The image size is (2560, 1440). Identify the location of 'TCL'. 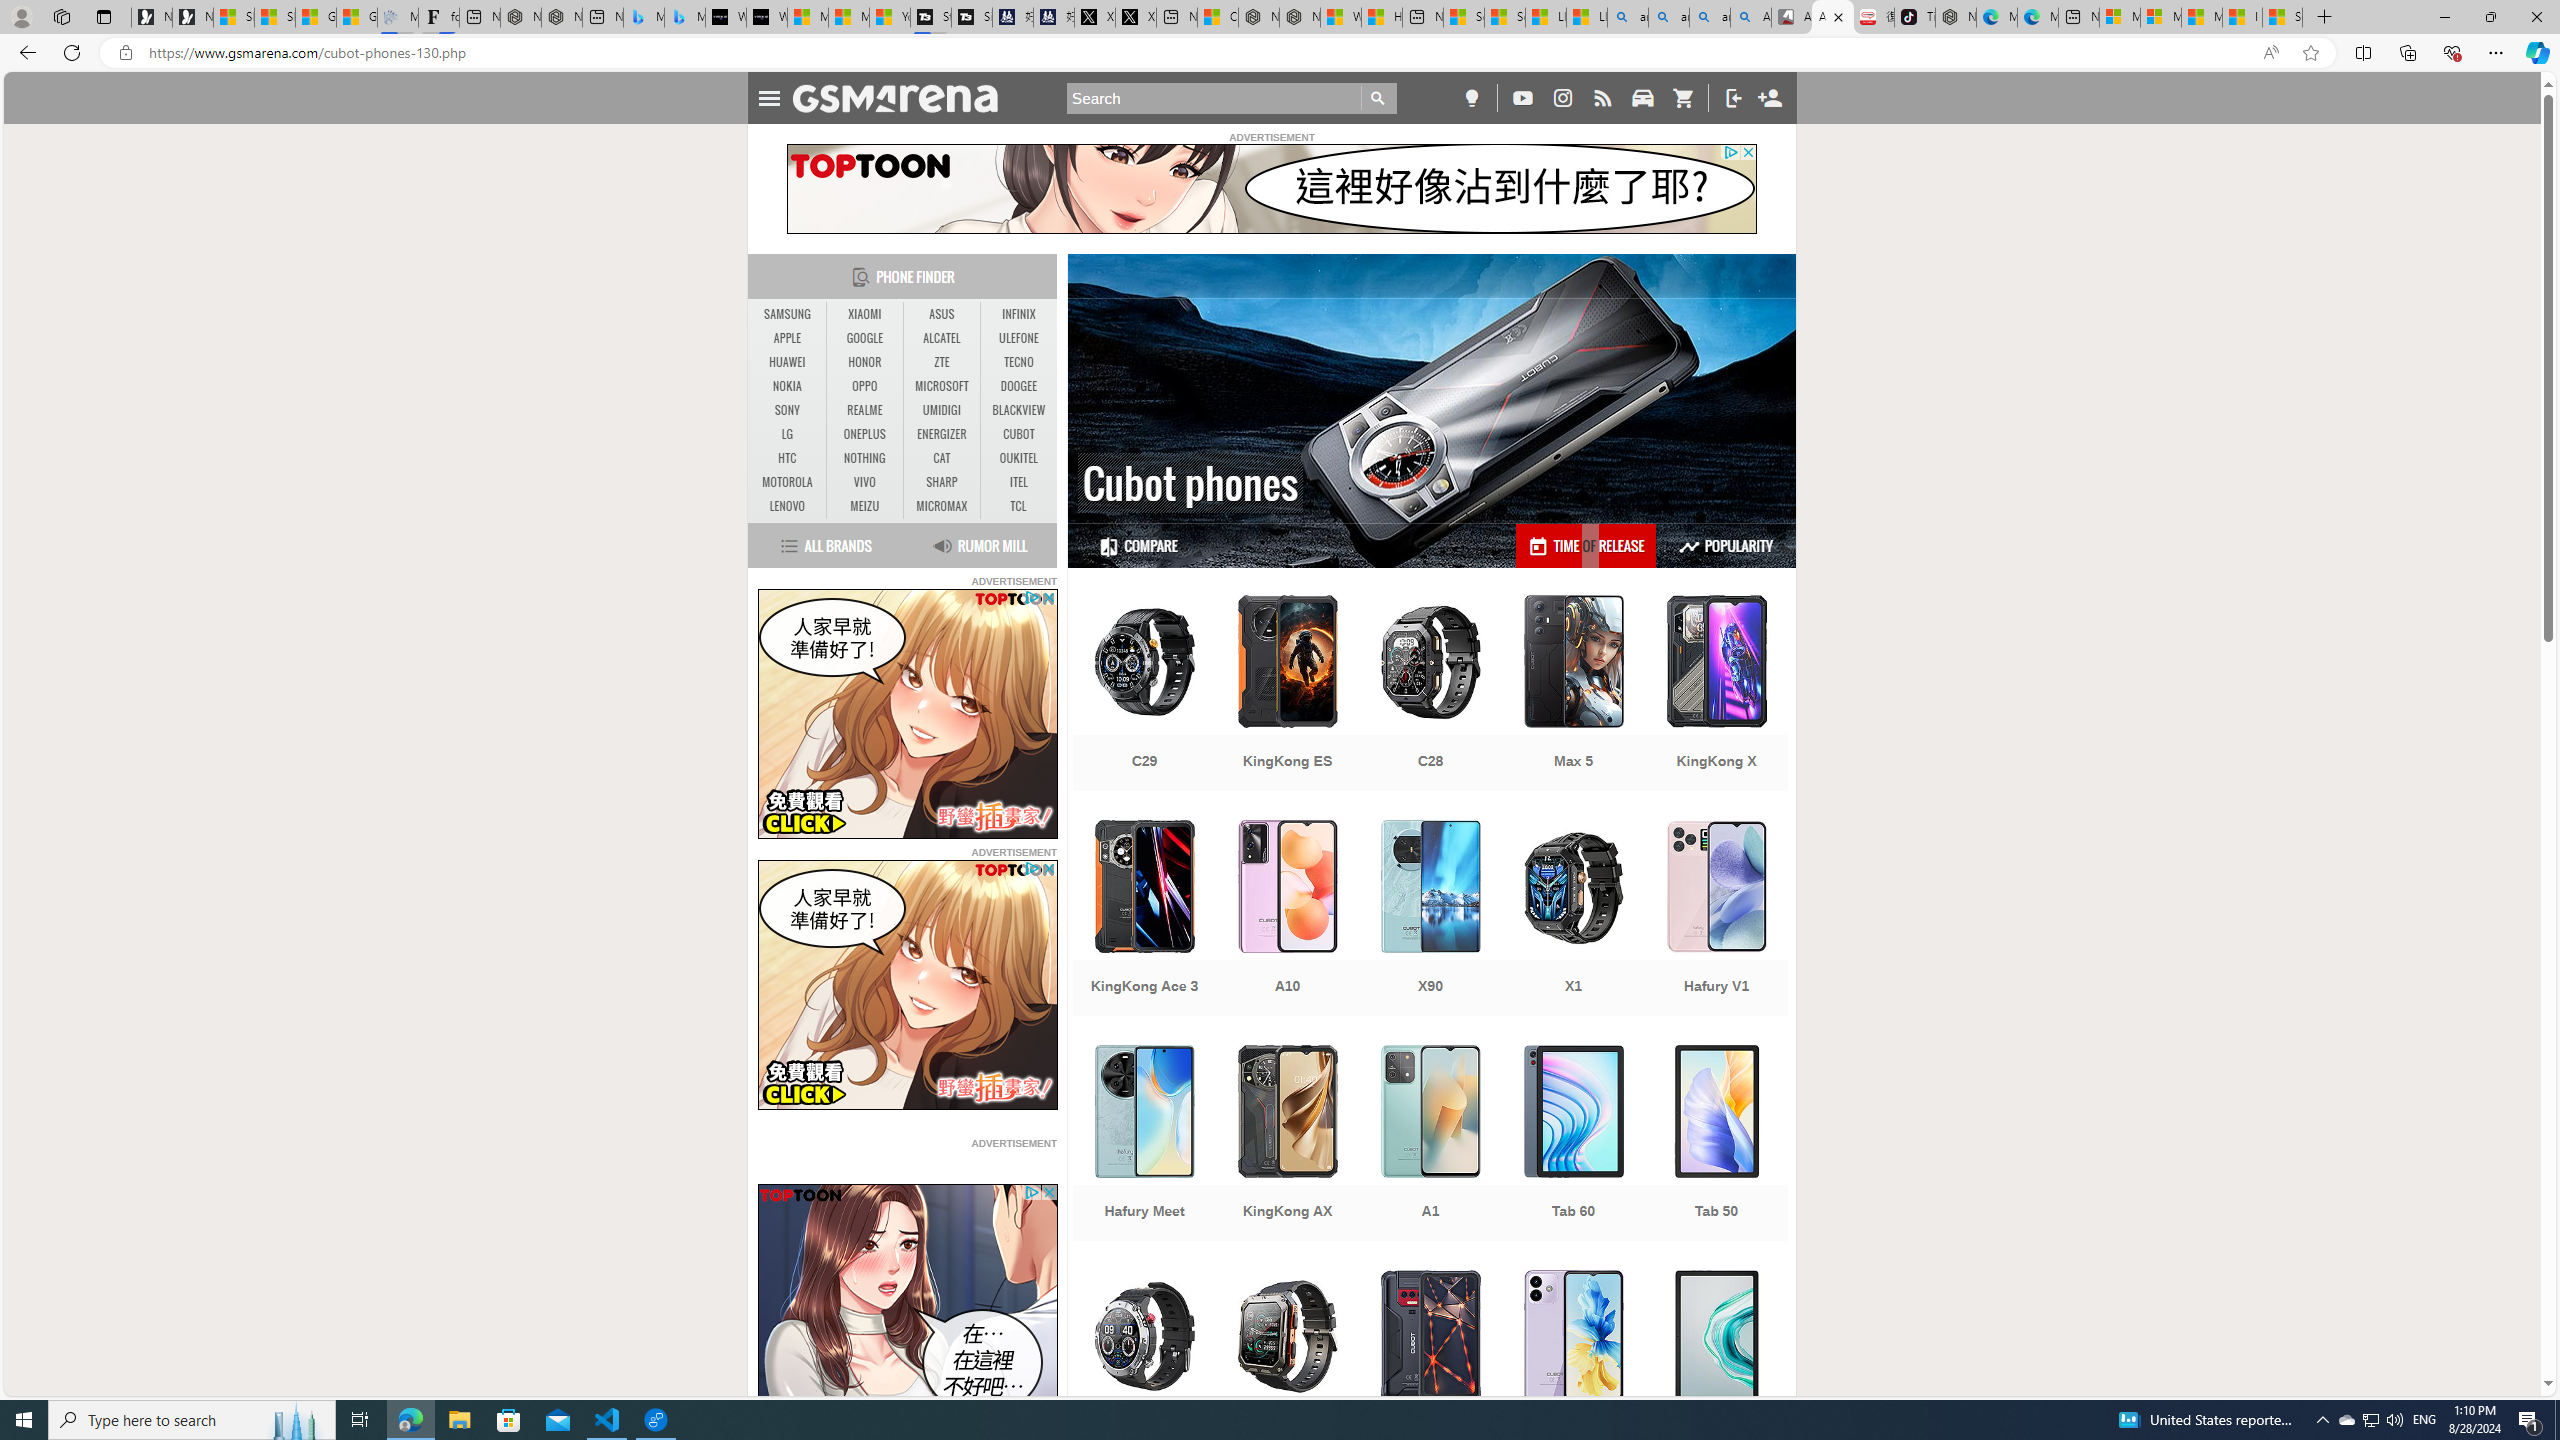
(1018, 505).